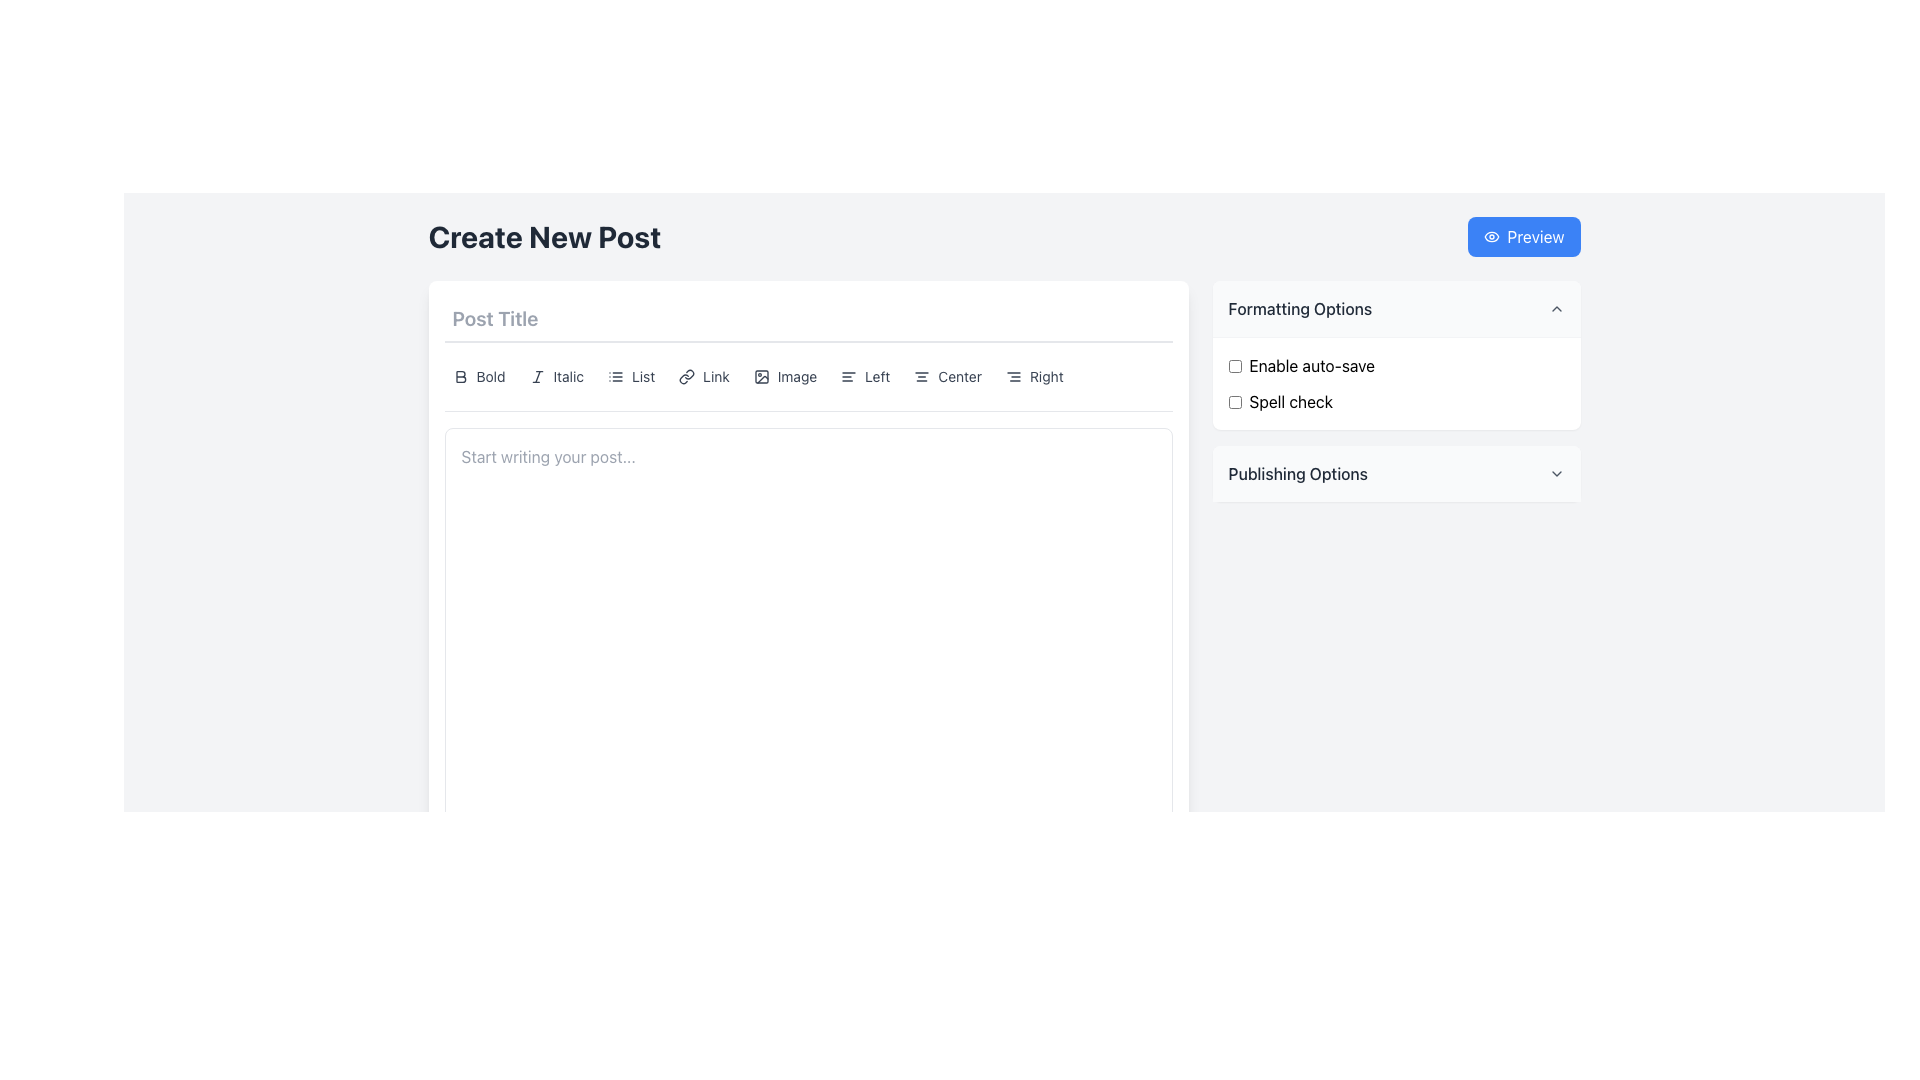 This screenshot has height=1080, width=1920. Describe the element at coordinates (1233, 366) in the screenshot. I see `the blue styled checkbox input for 'Enable auto-save' located in the 'Formatting Options' section` at that location.